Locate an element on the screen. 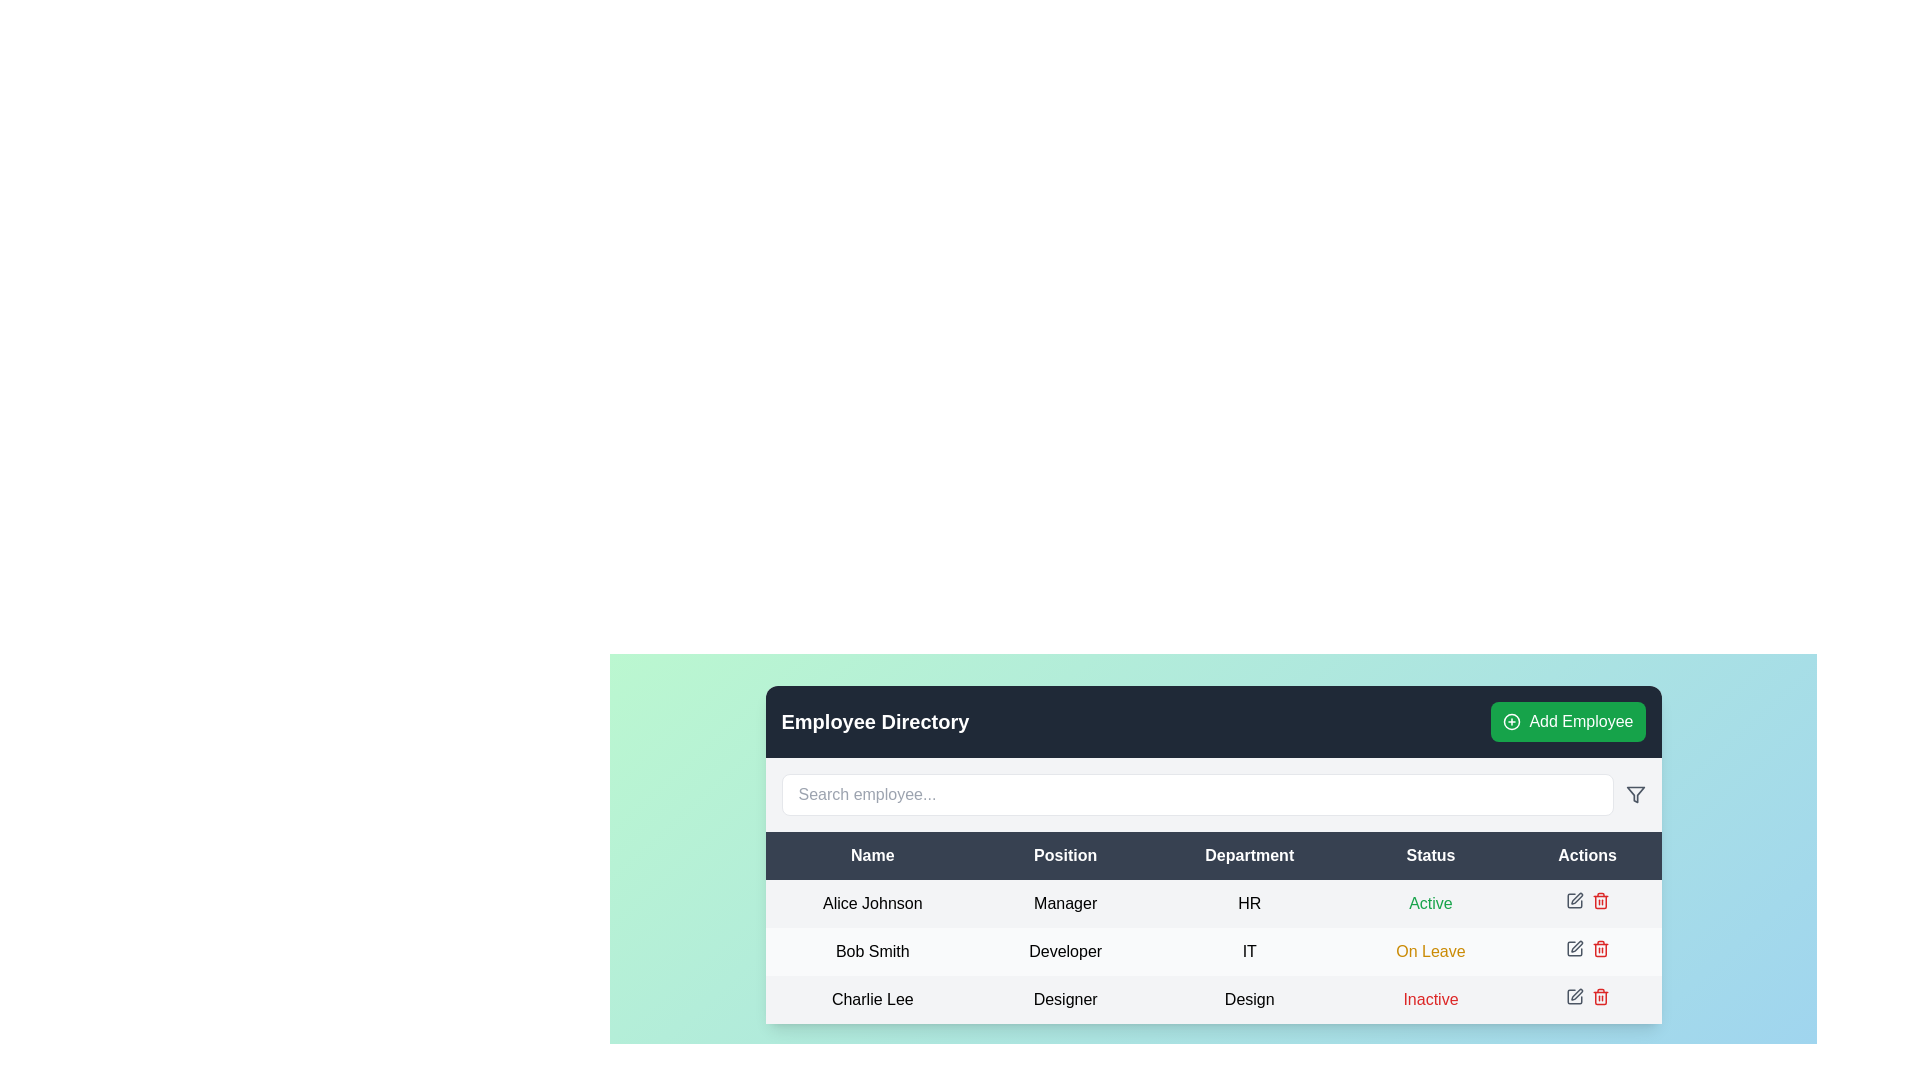 The height and width of the screenshot is (1080, 1920). the square icon with a partially open top located in the 'Actions' column of the second row of the table is located at coordinates (1573, 947).